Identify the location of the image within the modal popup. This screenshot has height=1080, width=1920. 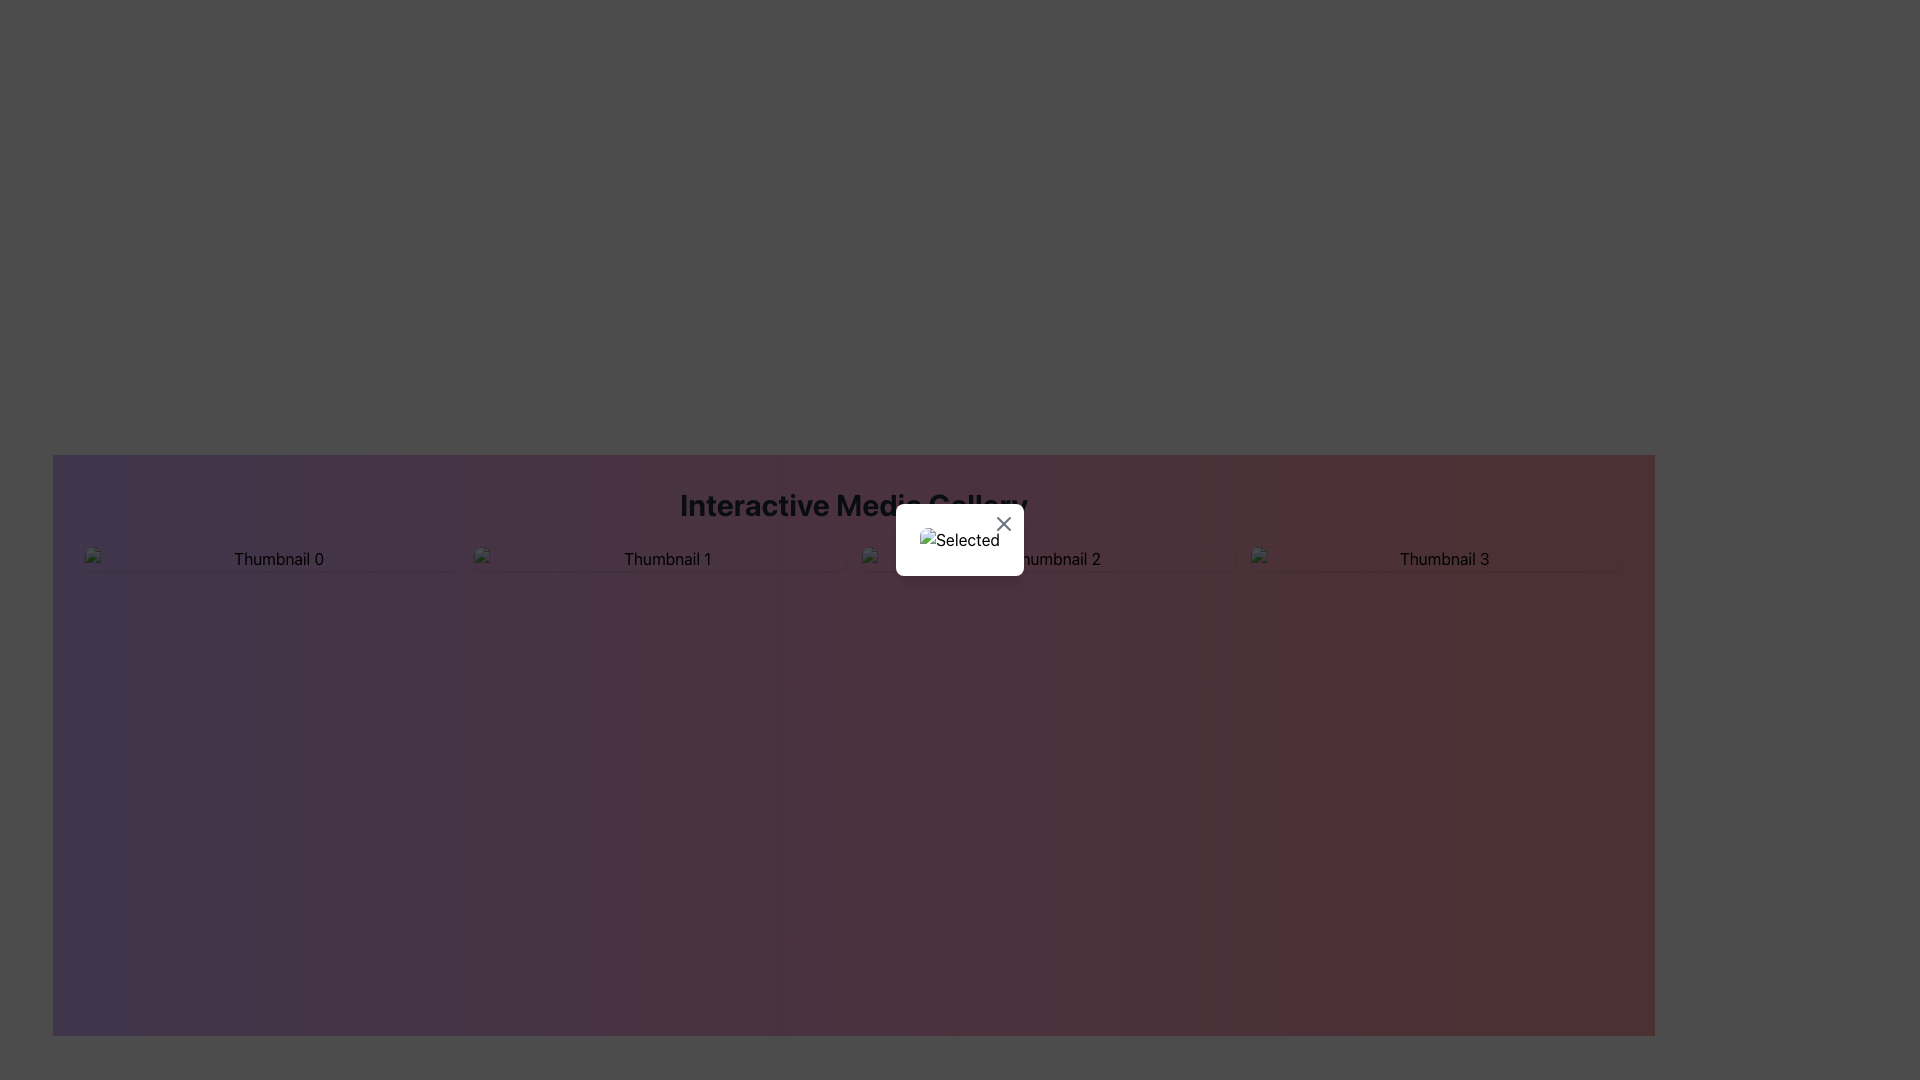
(960, 540).